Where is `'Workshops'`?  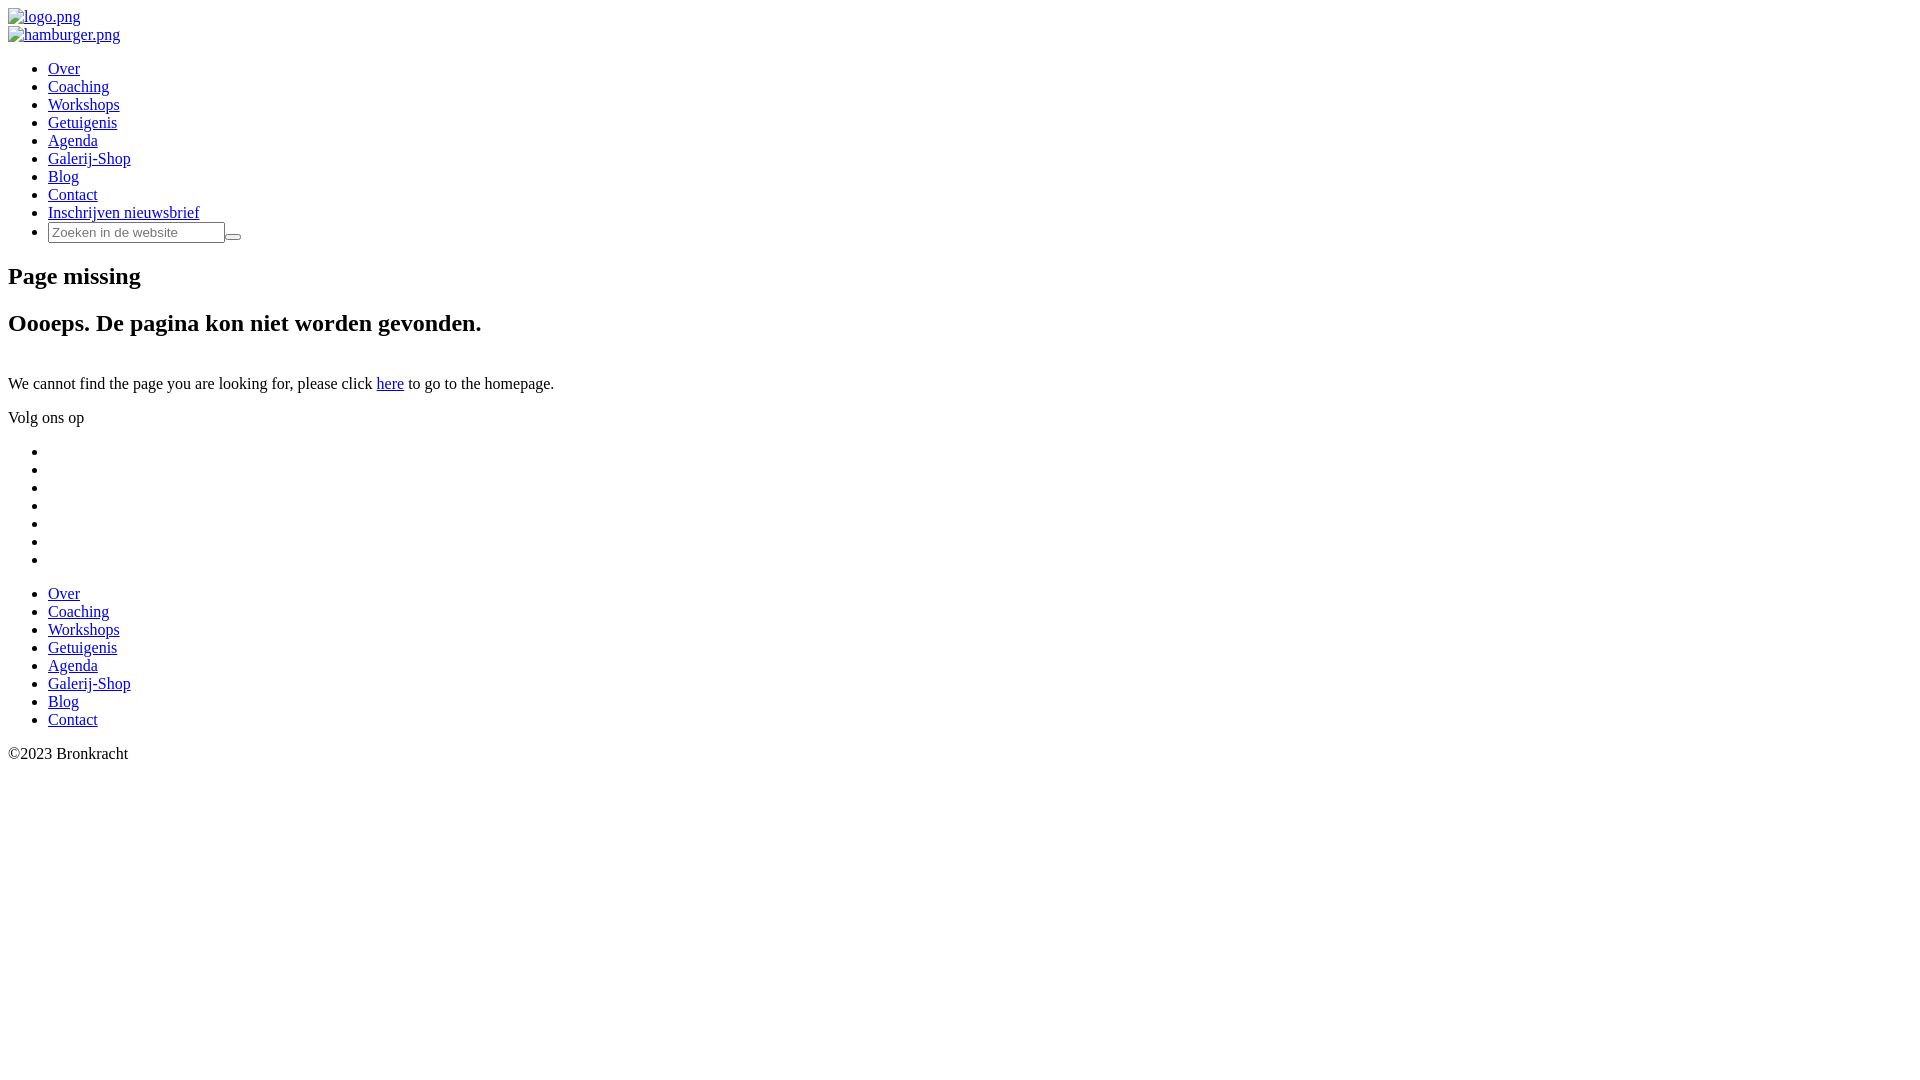 'Workshops' is located at coordinates (82, 628).